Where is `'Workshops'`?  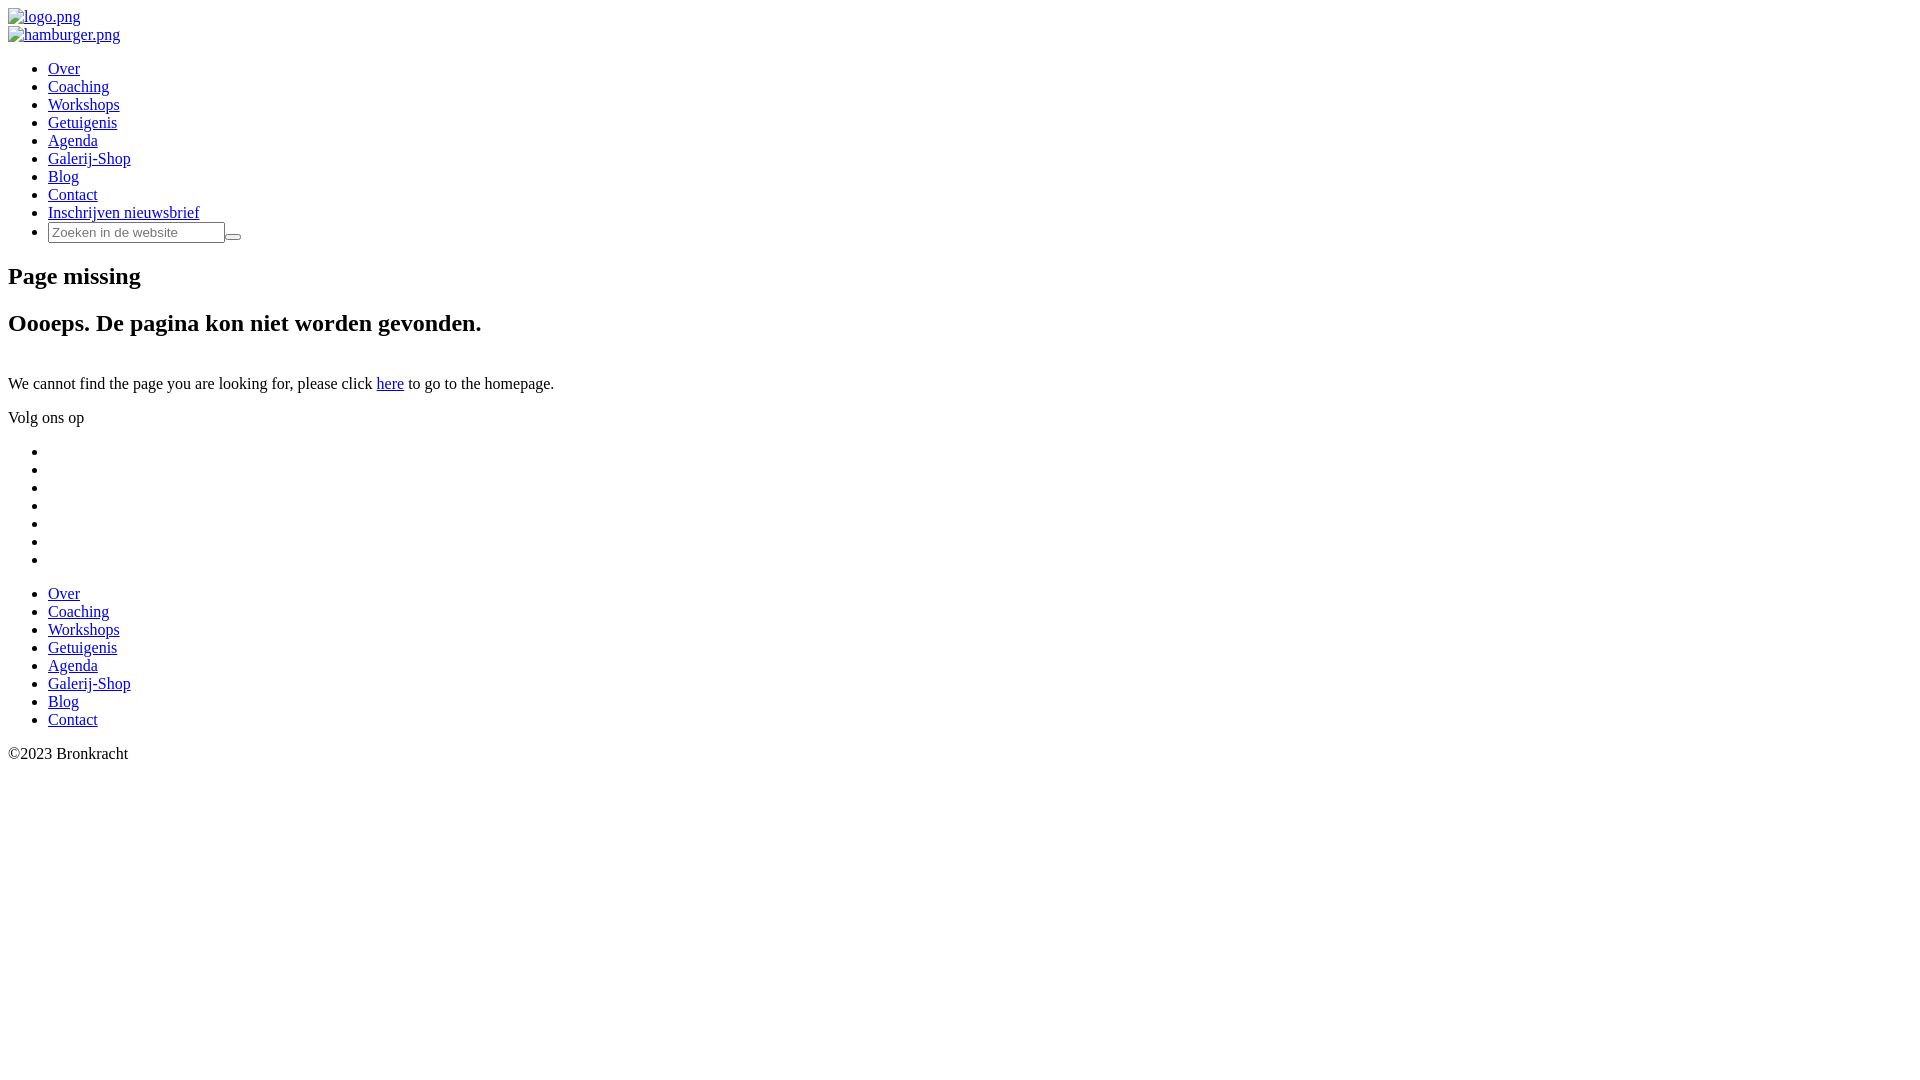 'Workshops' is located at coordinates (82, 628).